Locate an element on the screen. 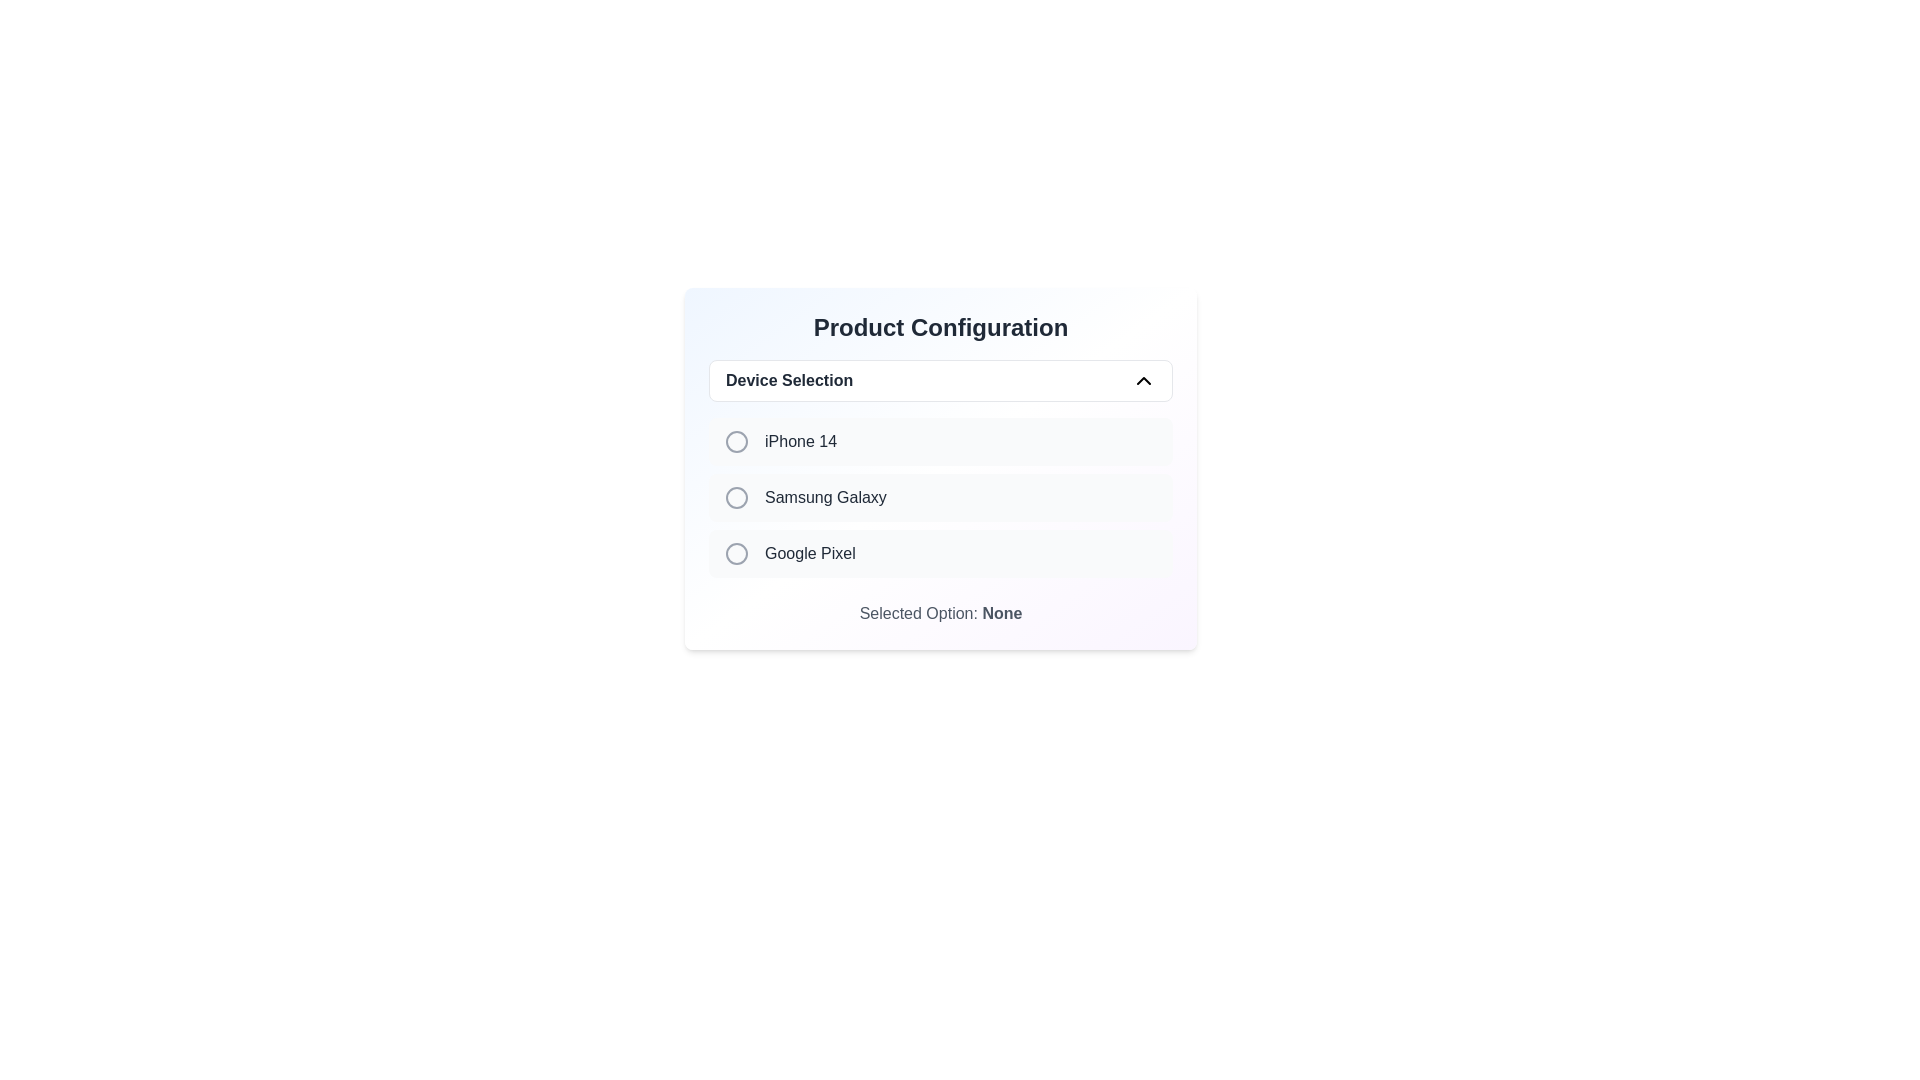 The height and width of the screenshot is (1080, 1920). the circular selection indicator next to the 'Samsung Galaxy' text for additional visual feedback is located at coordinates (736, 496).